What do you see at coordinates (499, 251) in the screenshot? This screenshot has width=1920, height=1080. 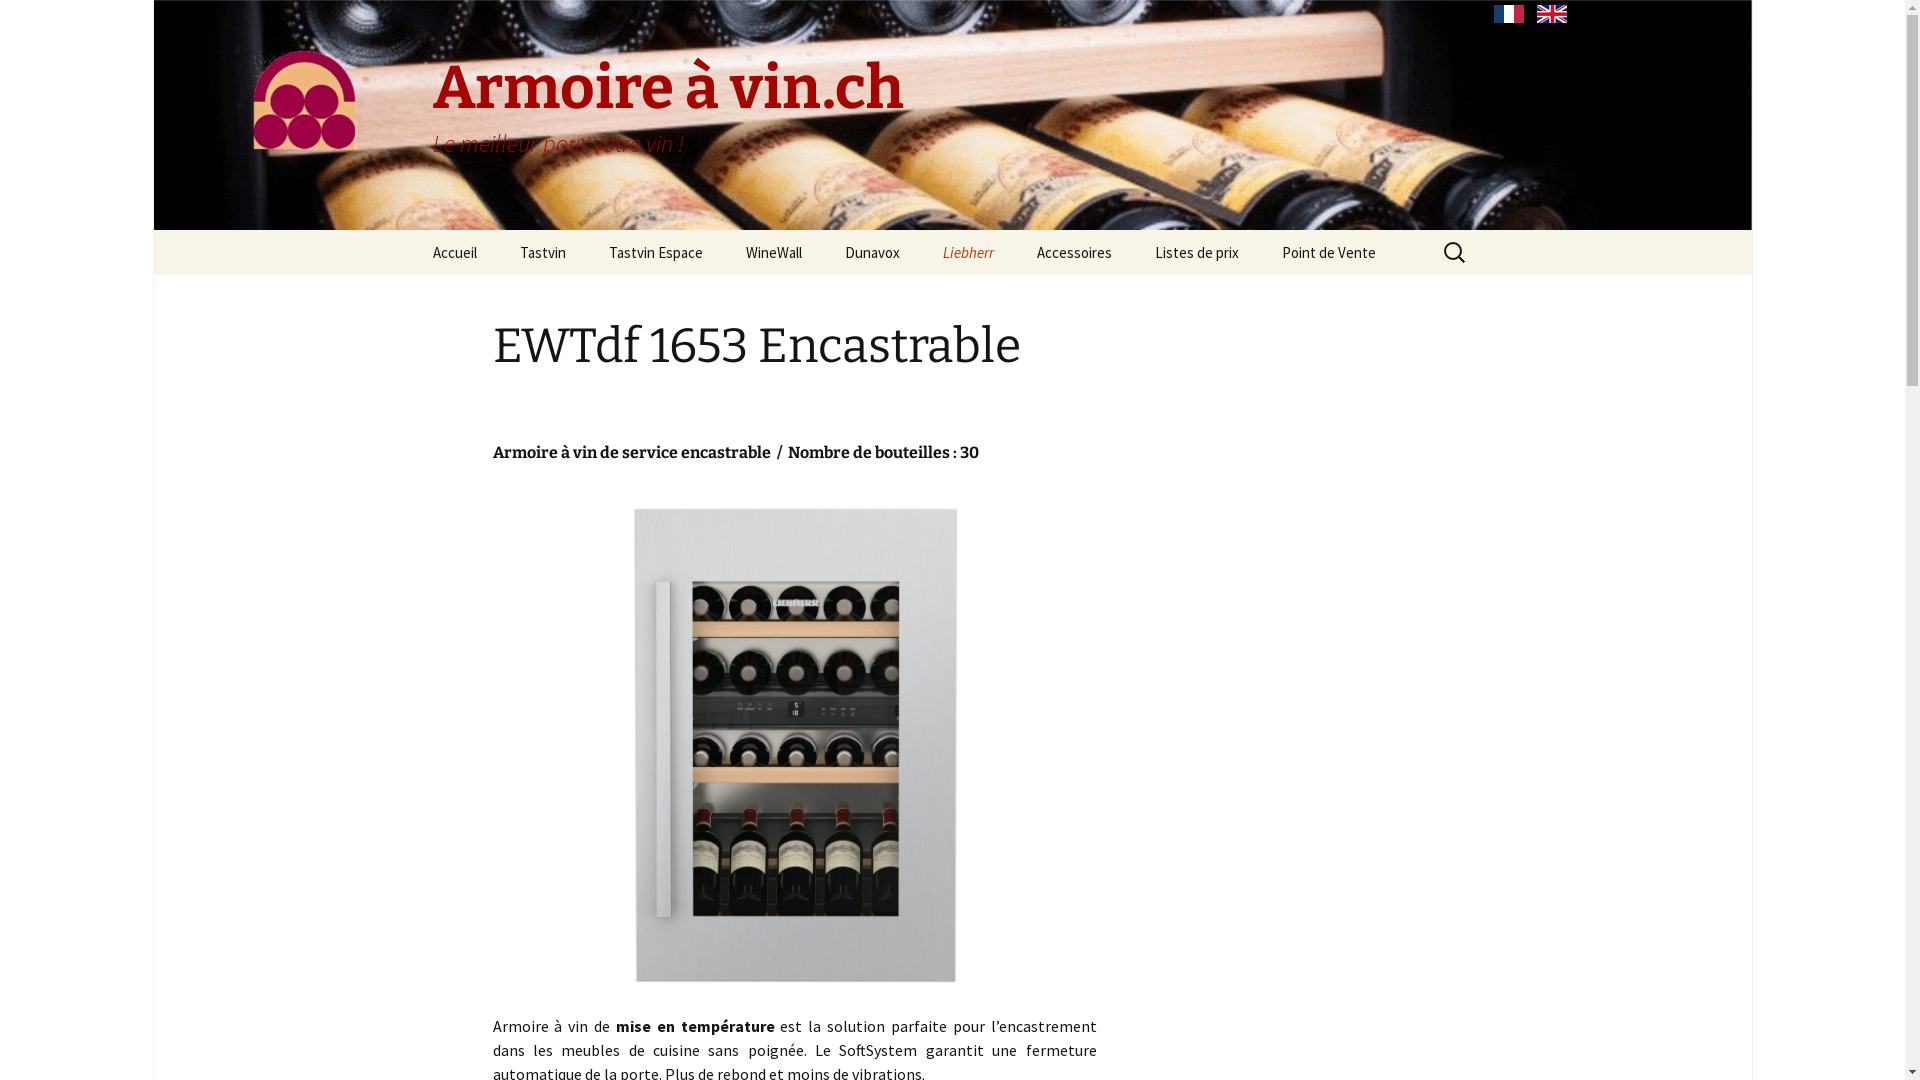 I see `'Tastvin'` at bounding box center [499, 251].